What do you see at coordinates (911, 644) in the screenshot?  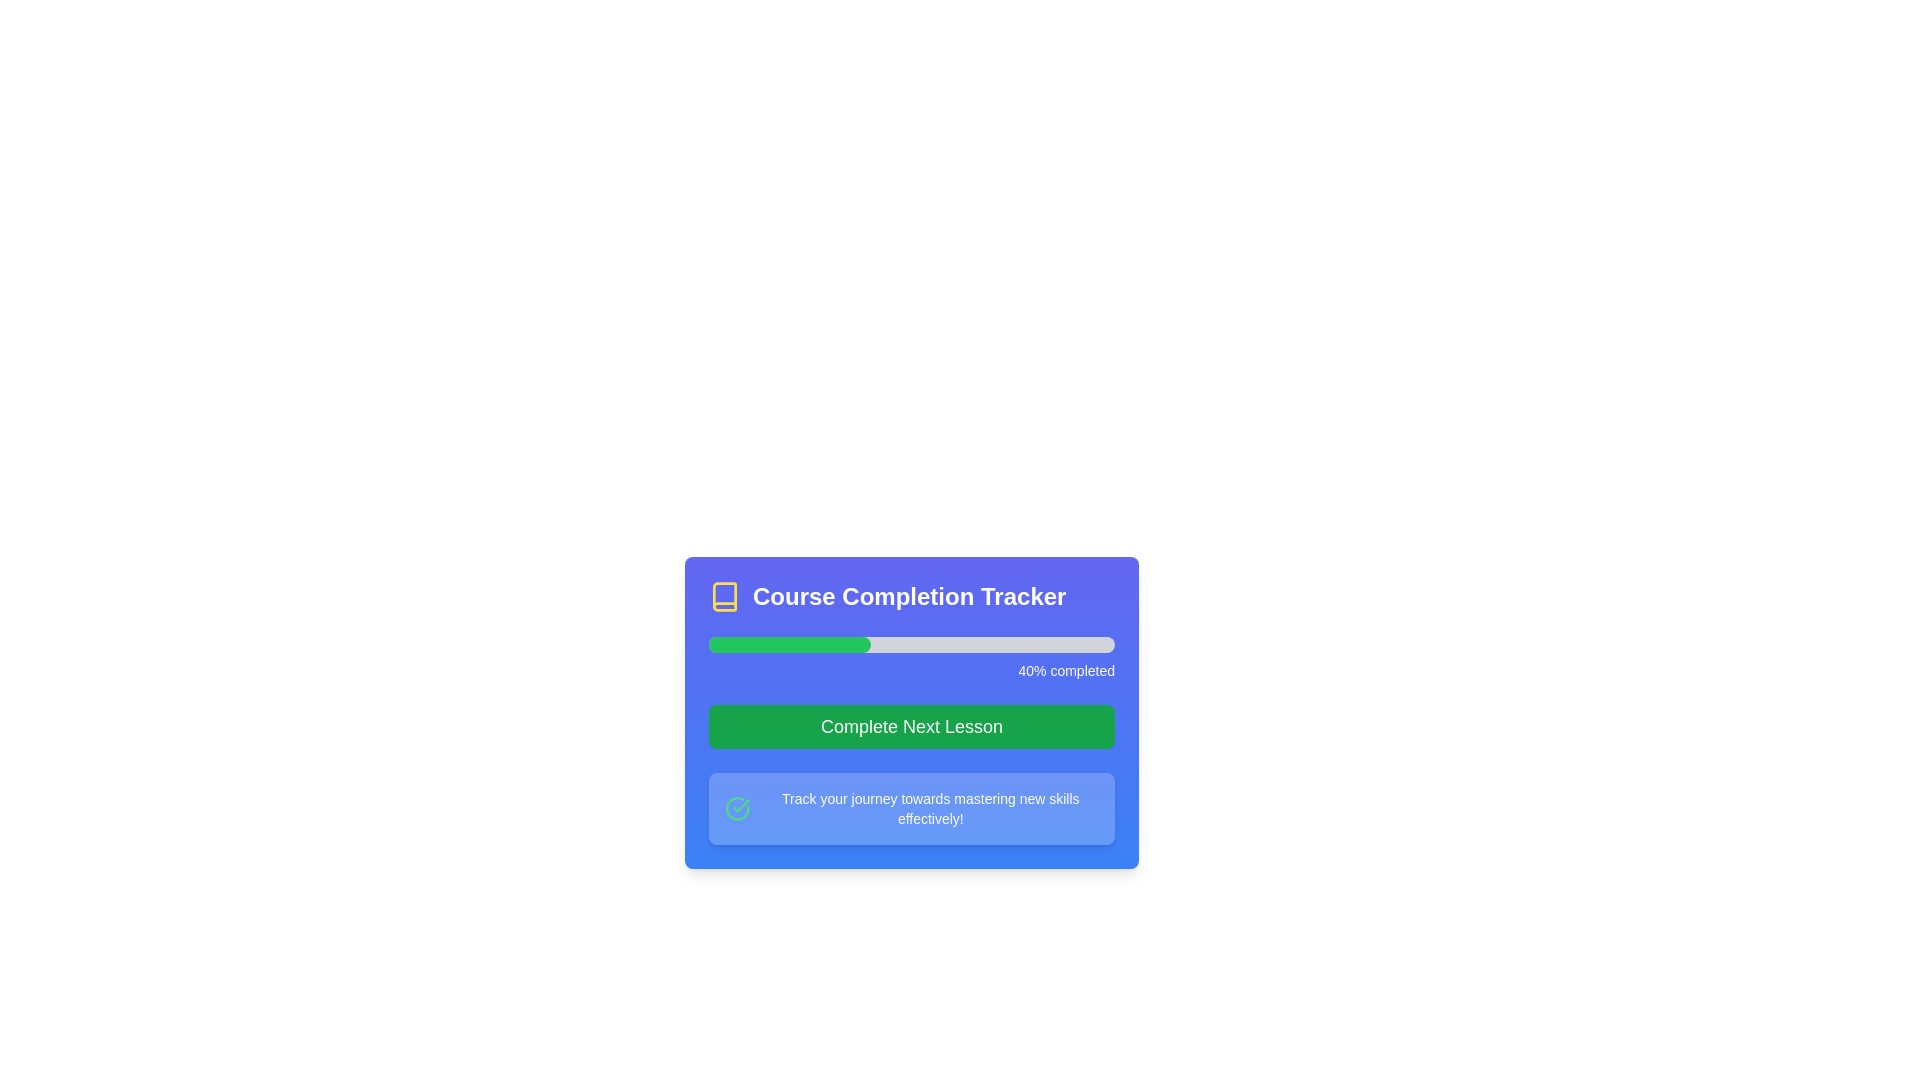 I see `the horizontal progress bar with rounded ends, which has a gray background and a green-filled section indicating 40% completion, located under the 'Course Completion Tracker' title` at bounding box center [911, 644].